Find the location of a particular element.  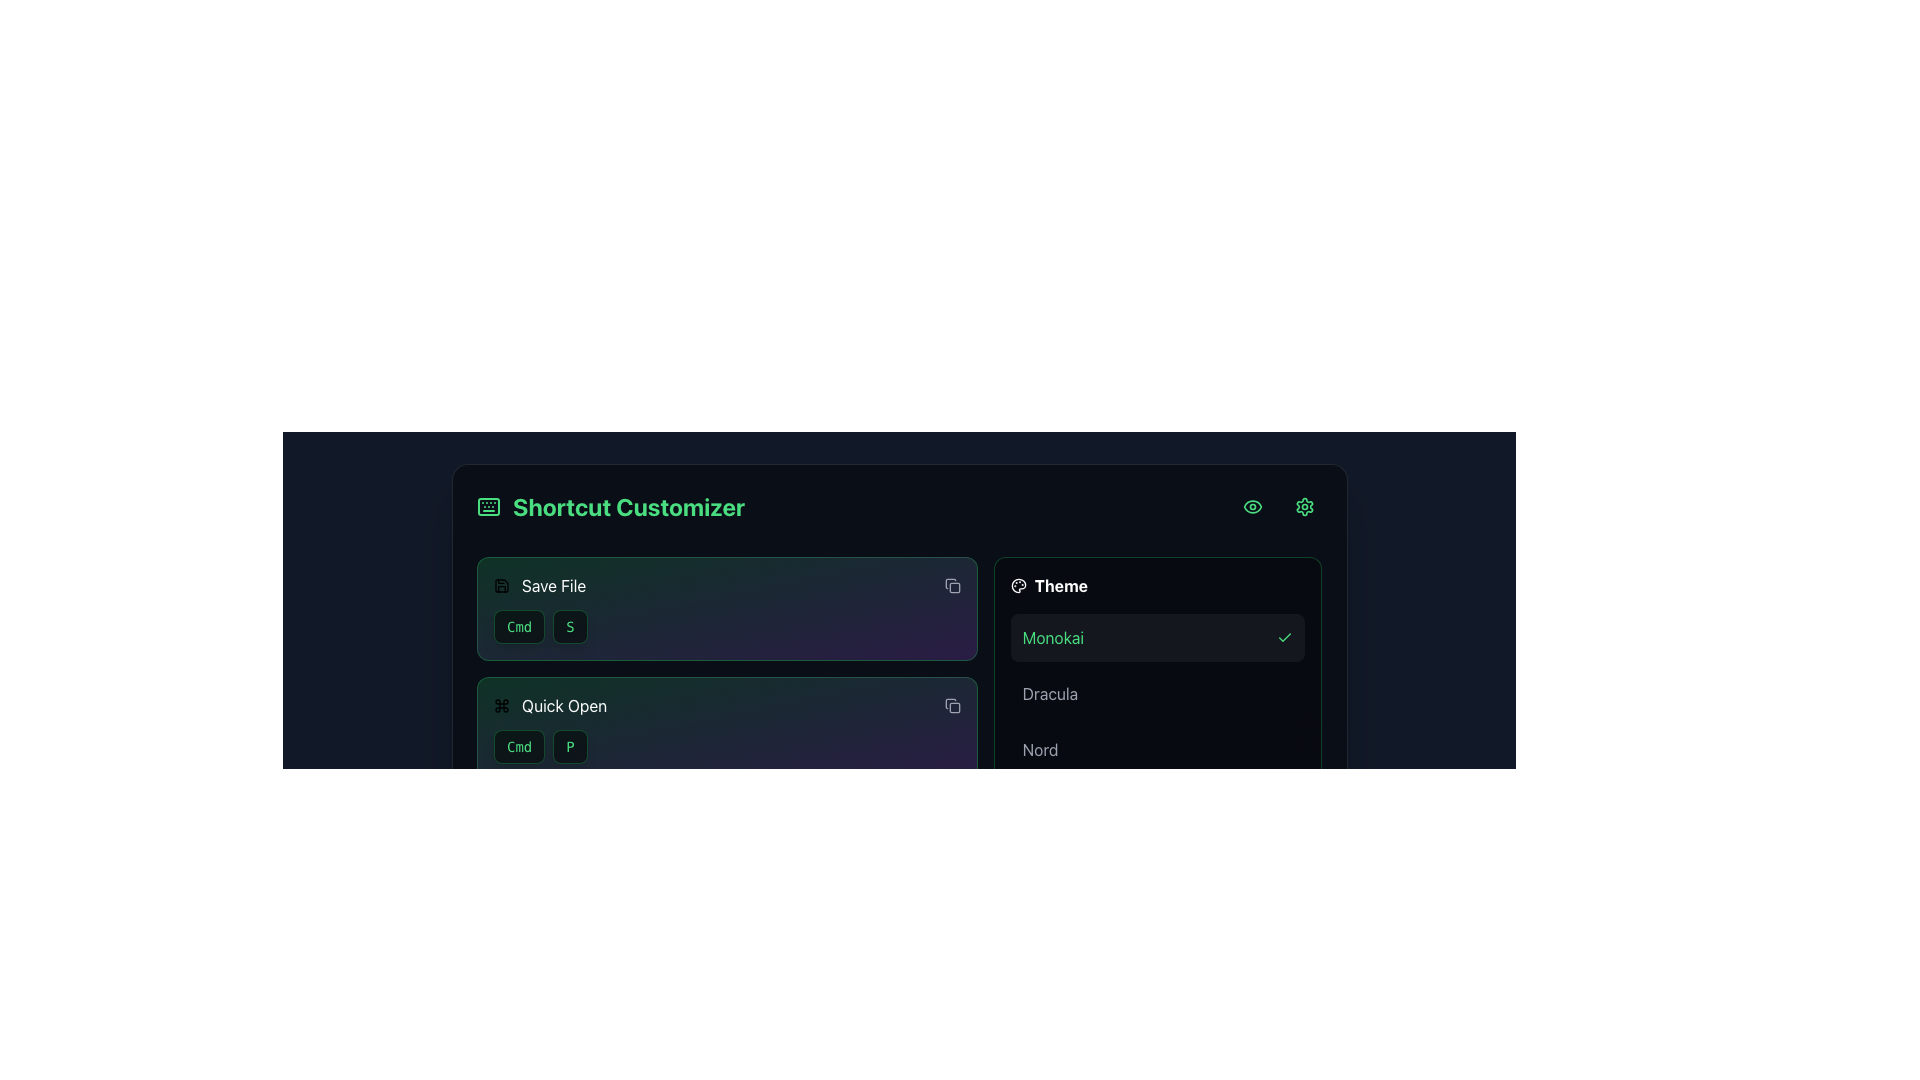

the green oval shape that is part of the eye icon located in the upper-right corner of the section panel is located at coordinates (1251, 505).